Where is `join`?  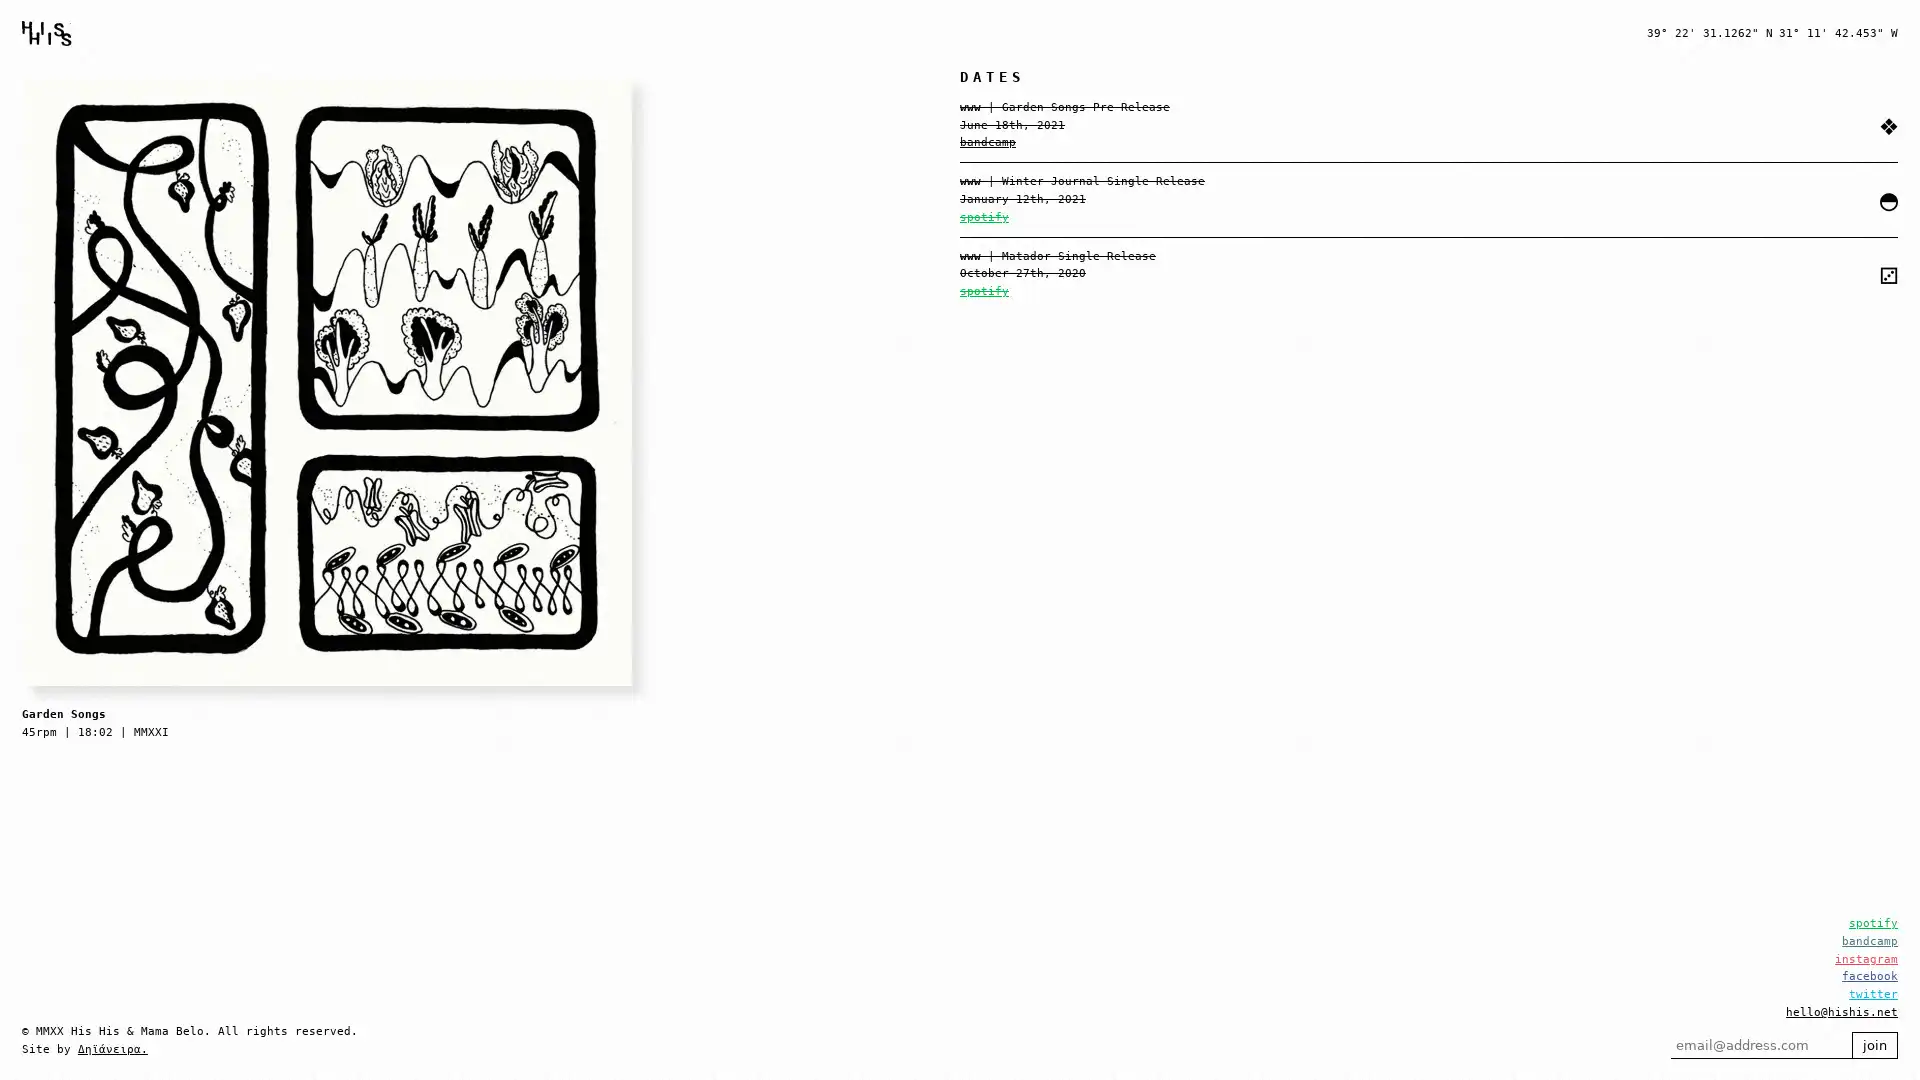
join is located at coordinates (1776, 985).